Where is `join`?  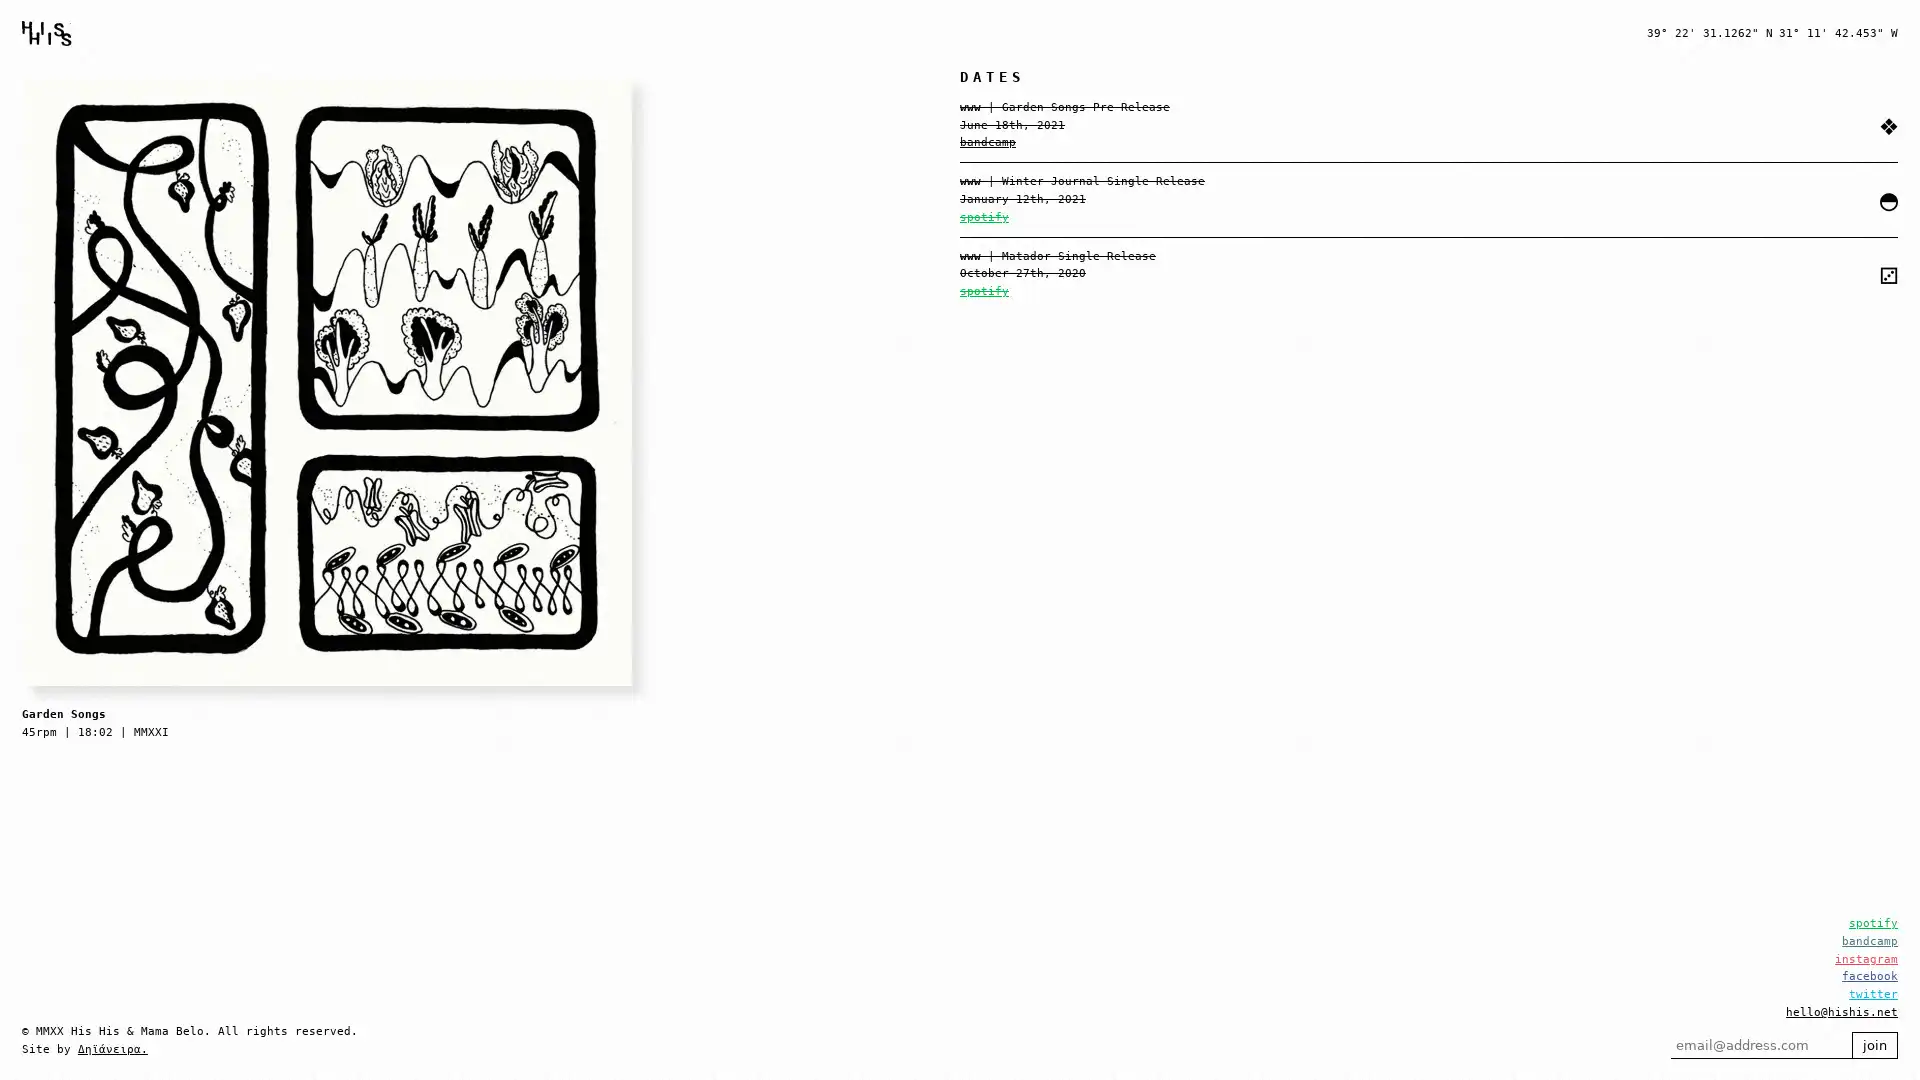
join is located at coordinates (1776, 985).